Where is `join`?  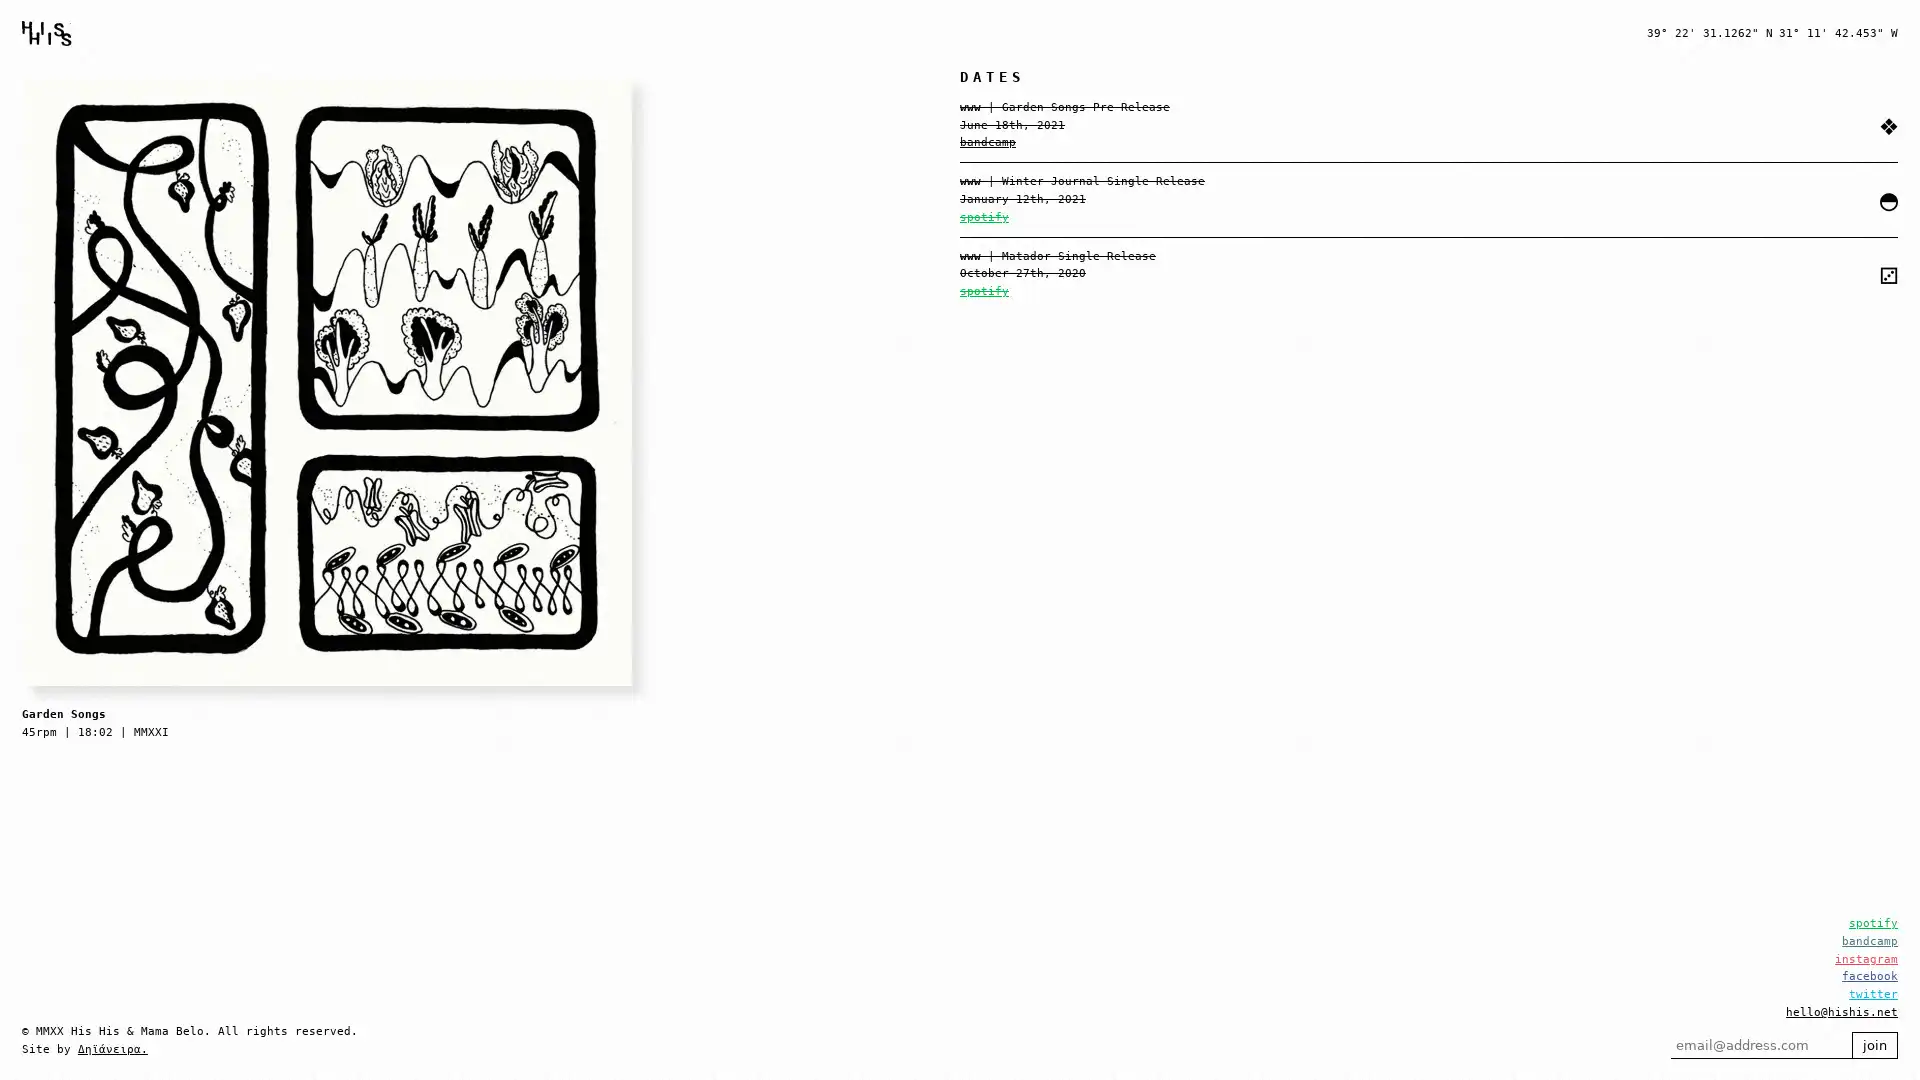
join is located at coordinates (1776, 985).